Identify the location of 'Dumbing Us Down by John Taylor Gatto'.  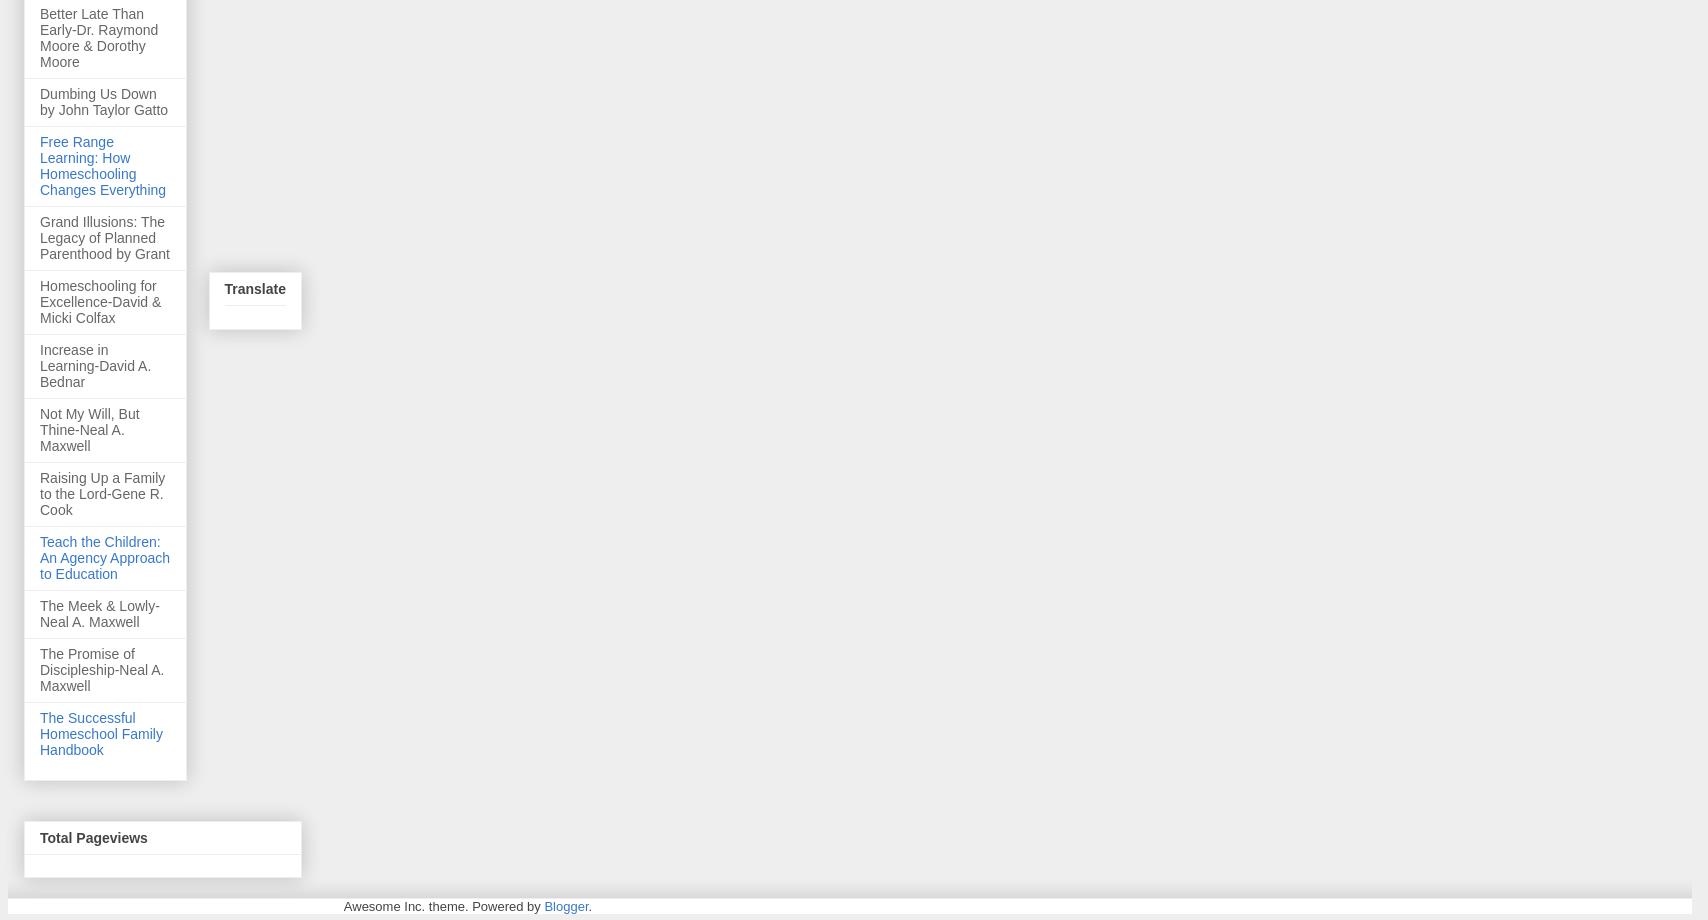
(104, 101).